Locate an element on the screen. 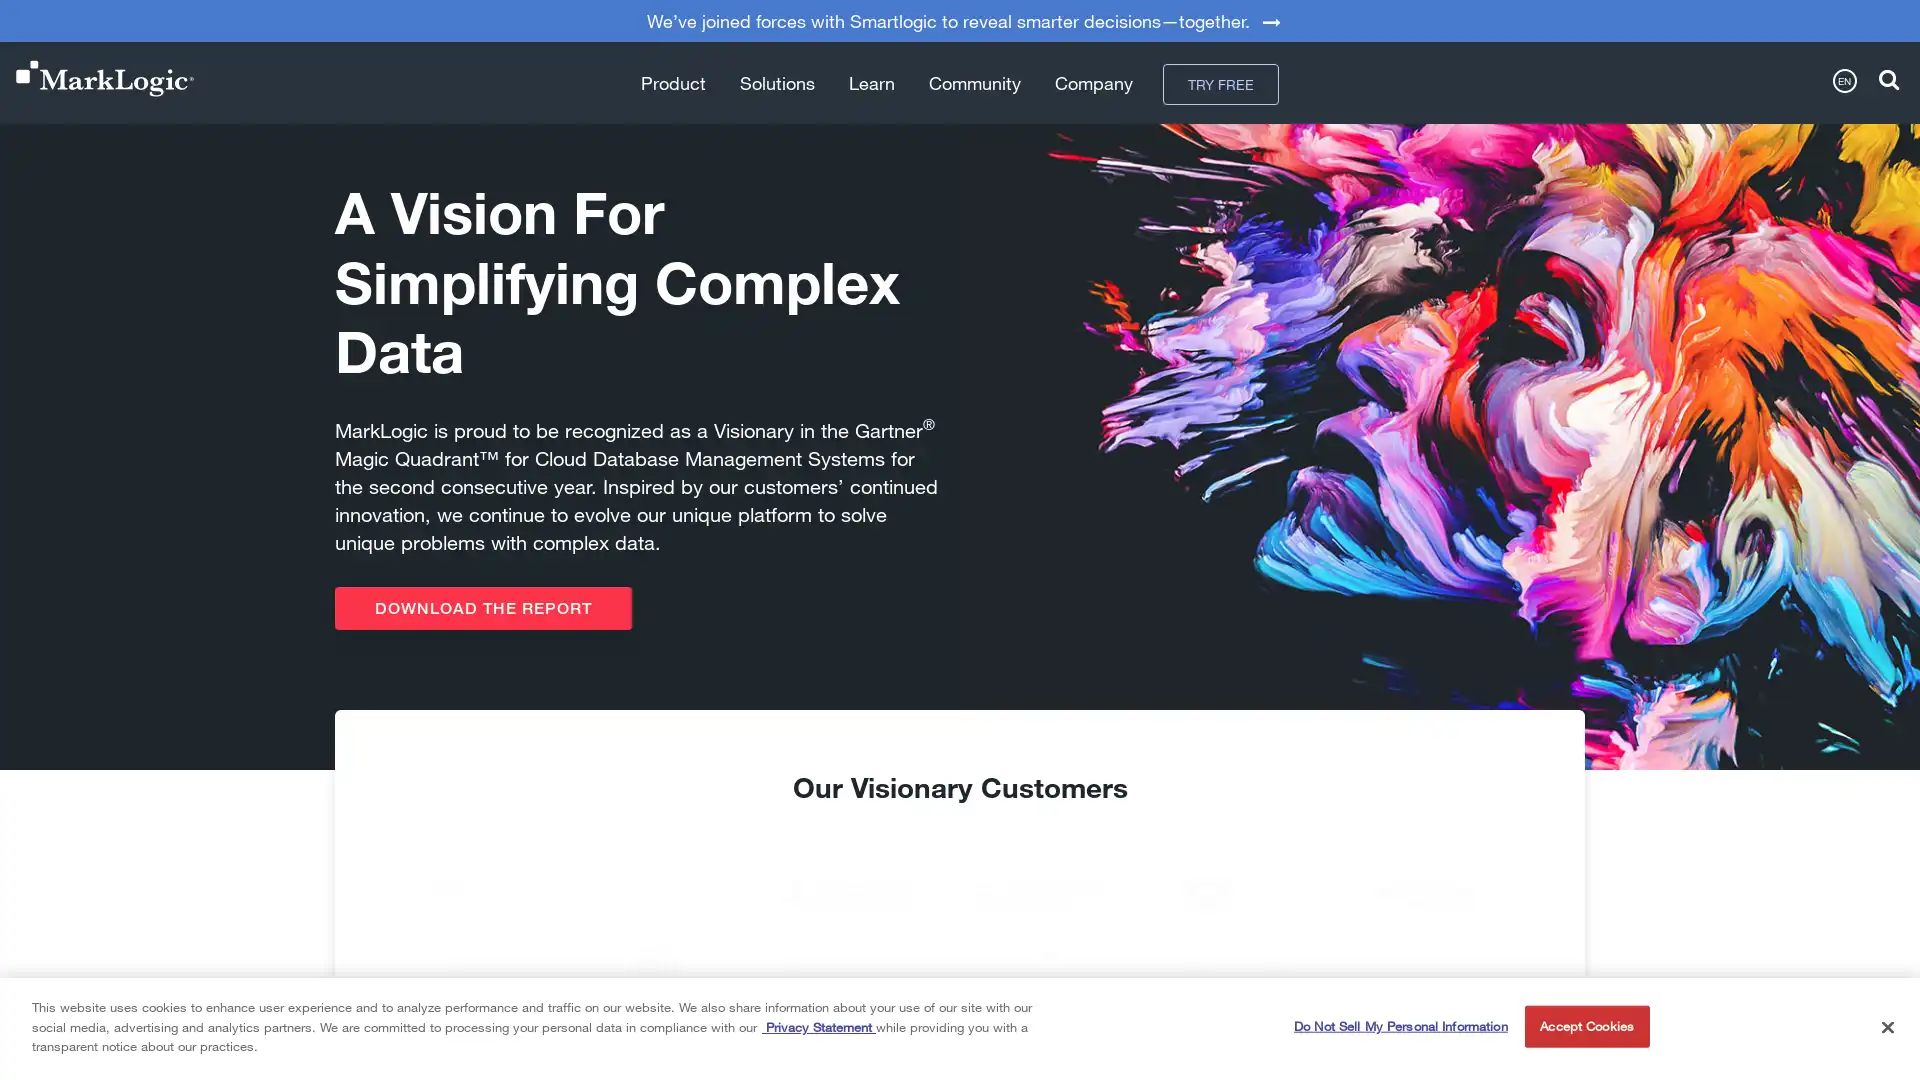  Accept Cookies is located at coordinates (1585, 1026).